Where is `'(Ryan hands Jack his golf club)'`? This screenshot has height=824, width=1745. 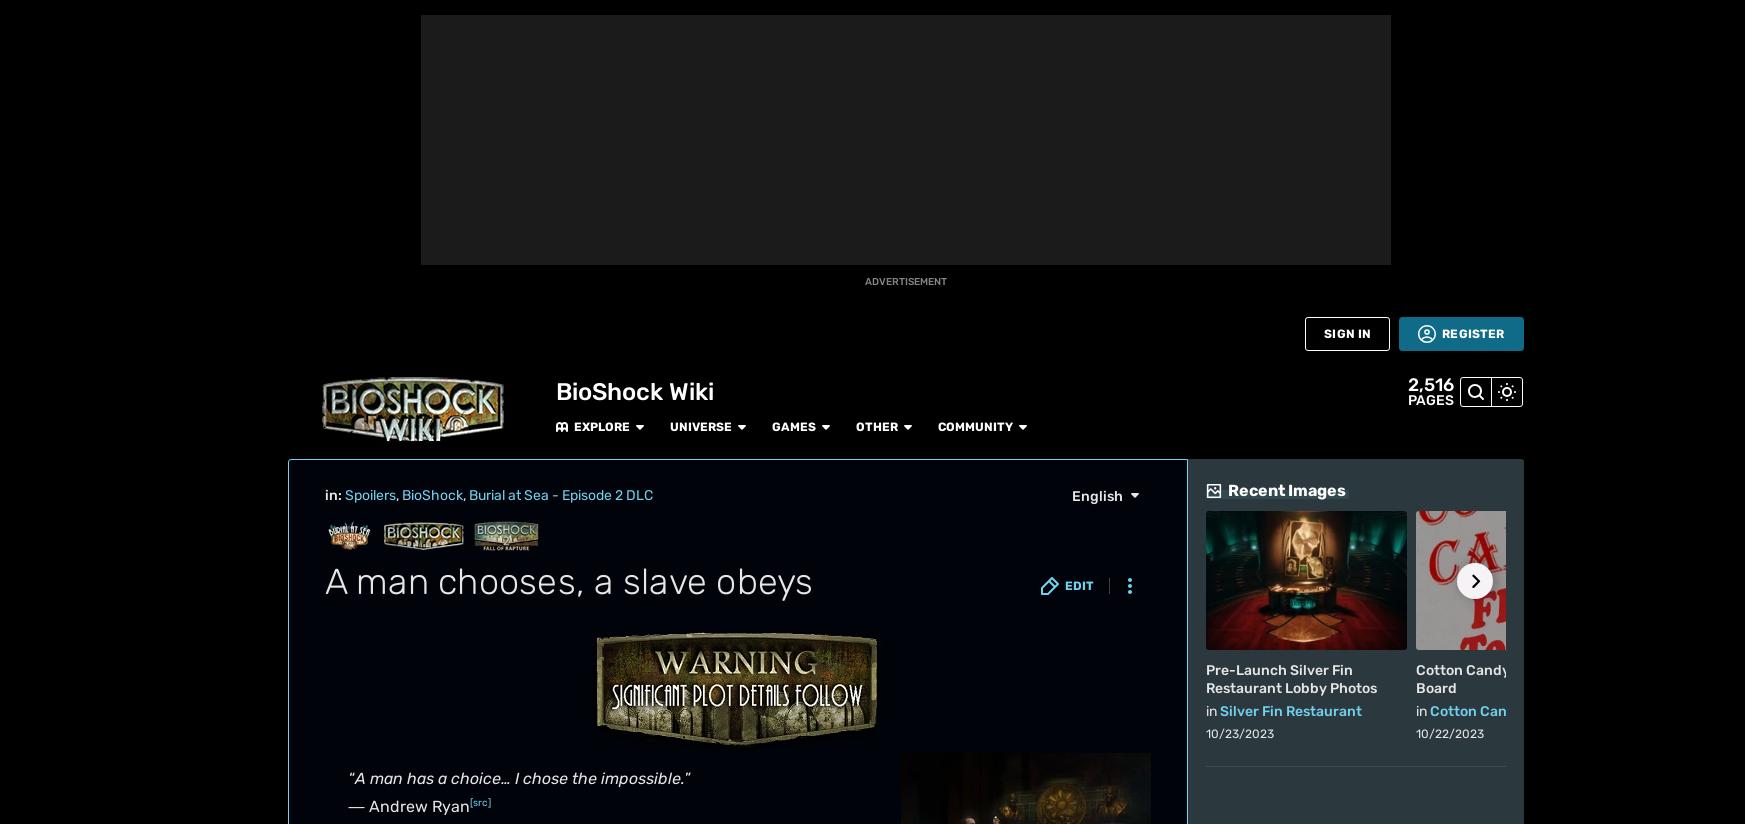
'(Ryan hands Jack his golf club)' is located at coordinates (835, 46).